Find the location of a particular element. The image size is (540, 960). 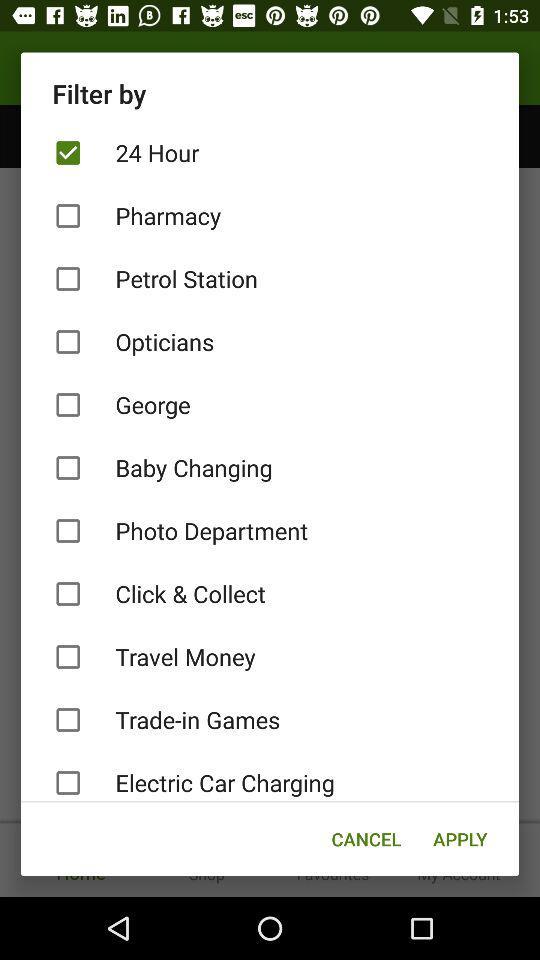

the photo department item is located at coordinates (270, 529).